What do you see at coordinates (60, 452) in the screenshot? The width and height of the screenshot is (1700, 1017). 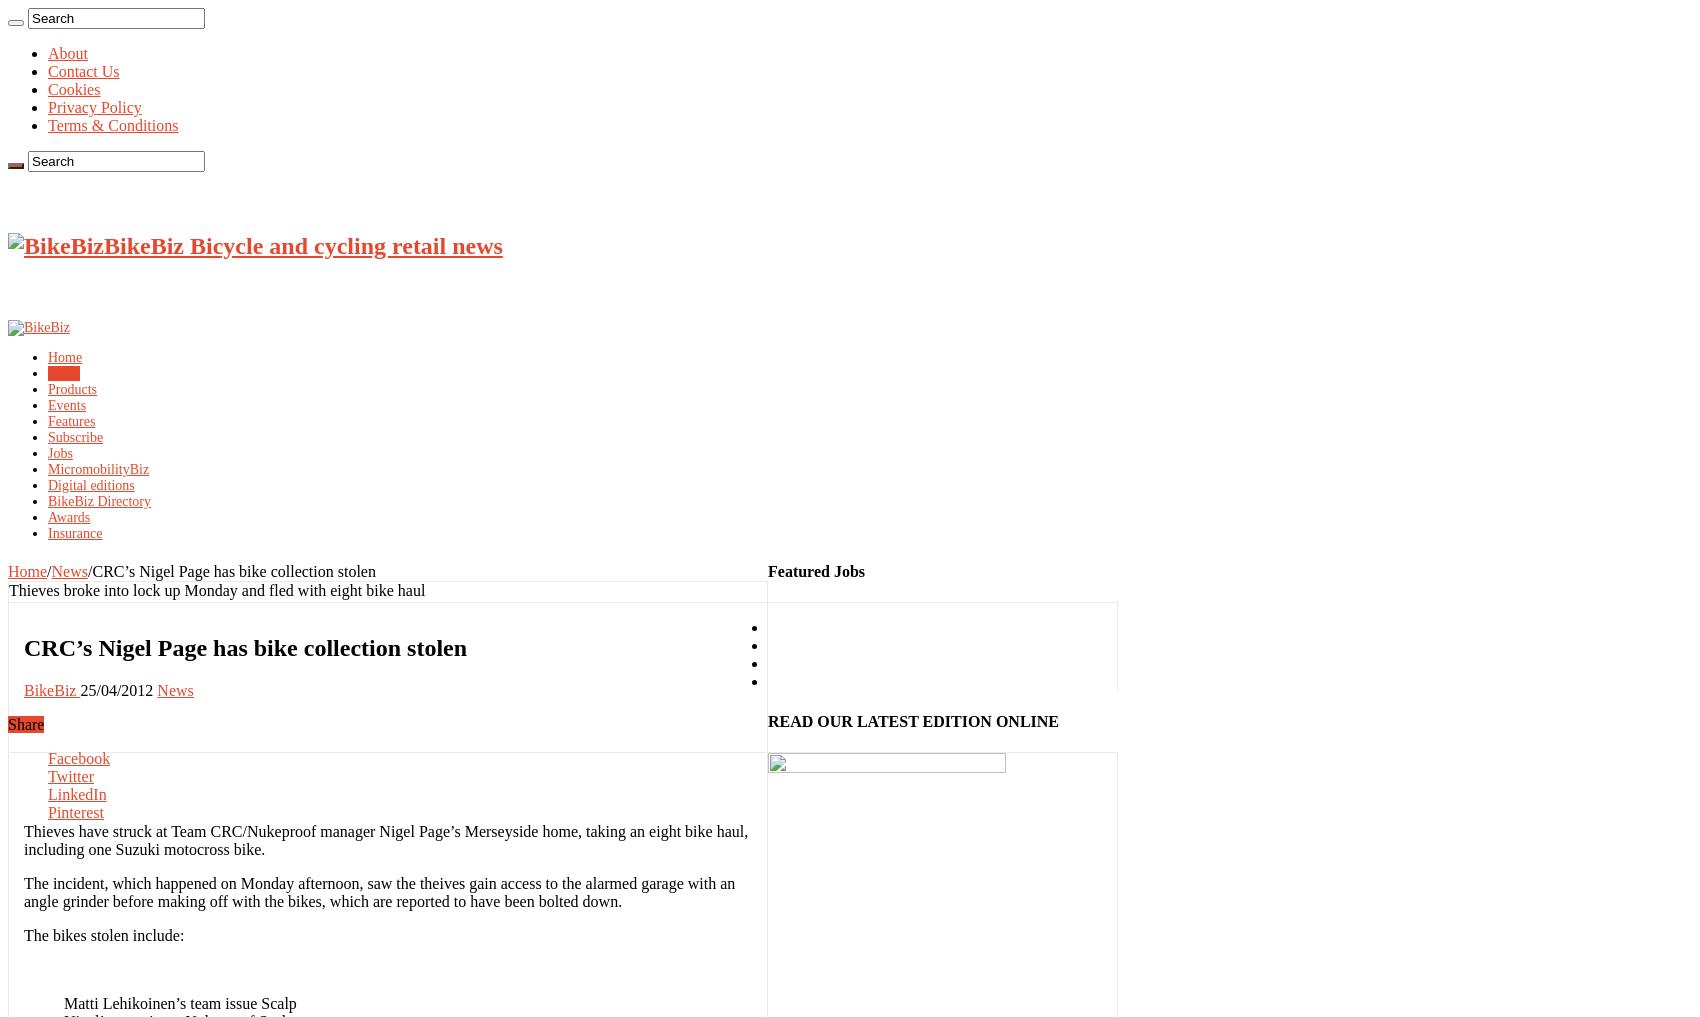 I see `'Jobs'` at bounding box center [60, 452].